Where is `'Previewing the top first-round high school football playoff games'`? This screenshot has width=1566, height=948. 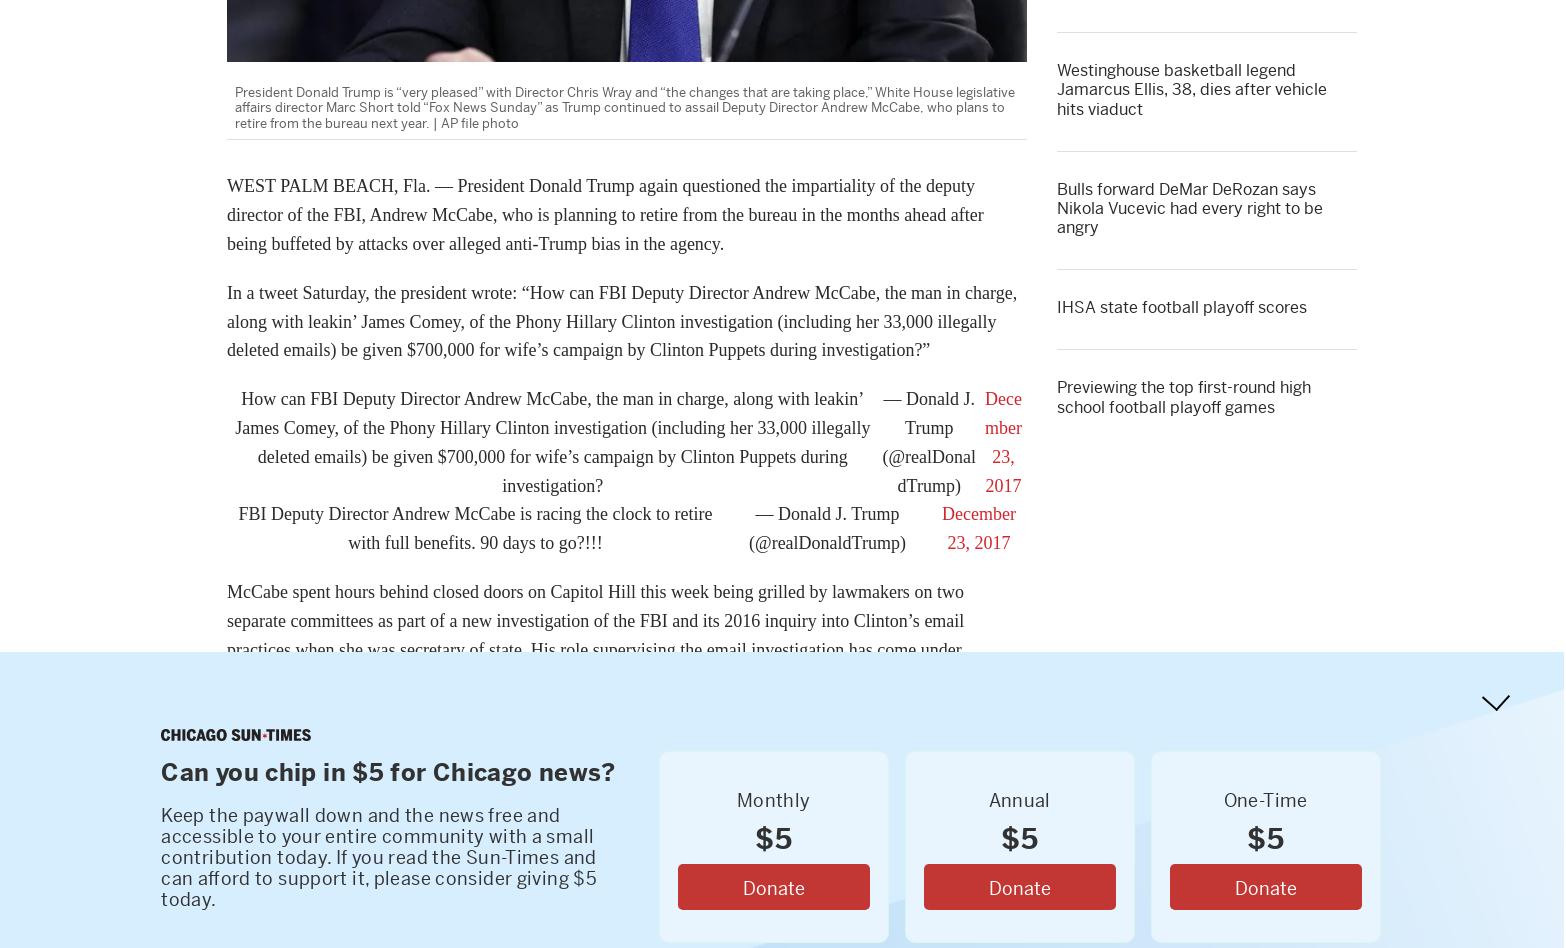
'Previewing the top first-round high school football playoff games' is located at coordinates (1183, 396).